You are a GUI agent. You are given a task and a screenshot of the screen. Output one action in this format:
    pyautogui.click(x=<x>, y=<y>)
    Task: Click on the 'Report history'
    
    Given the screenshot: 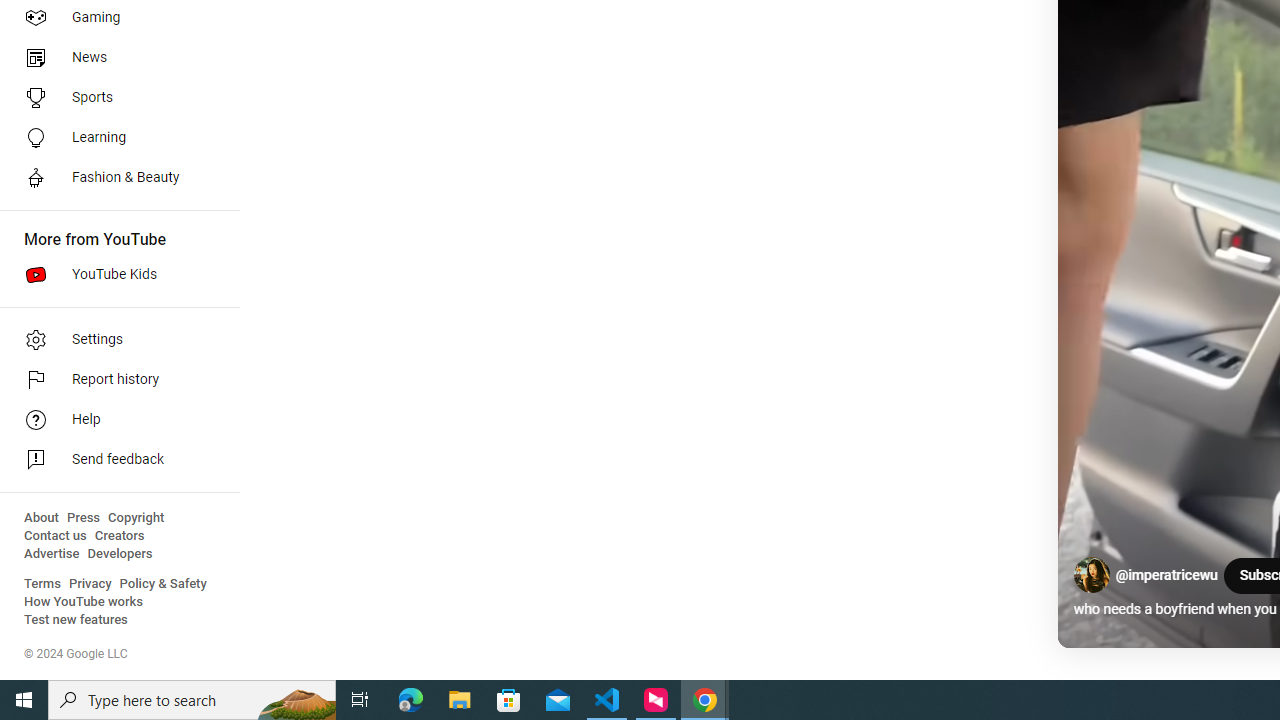 What is the action you would take?
    pyautogui.click(x=112, y=380)
    